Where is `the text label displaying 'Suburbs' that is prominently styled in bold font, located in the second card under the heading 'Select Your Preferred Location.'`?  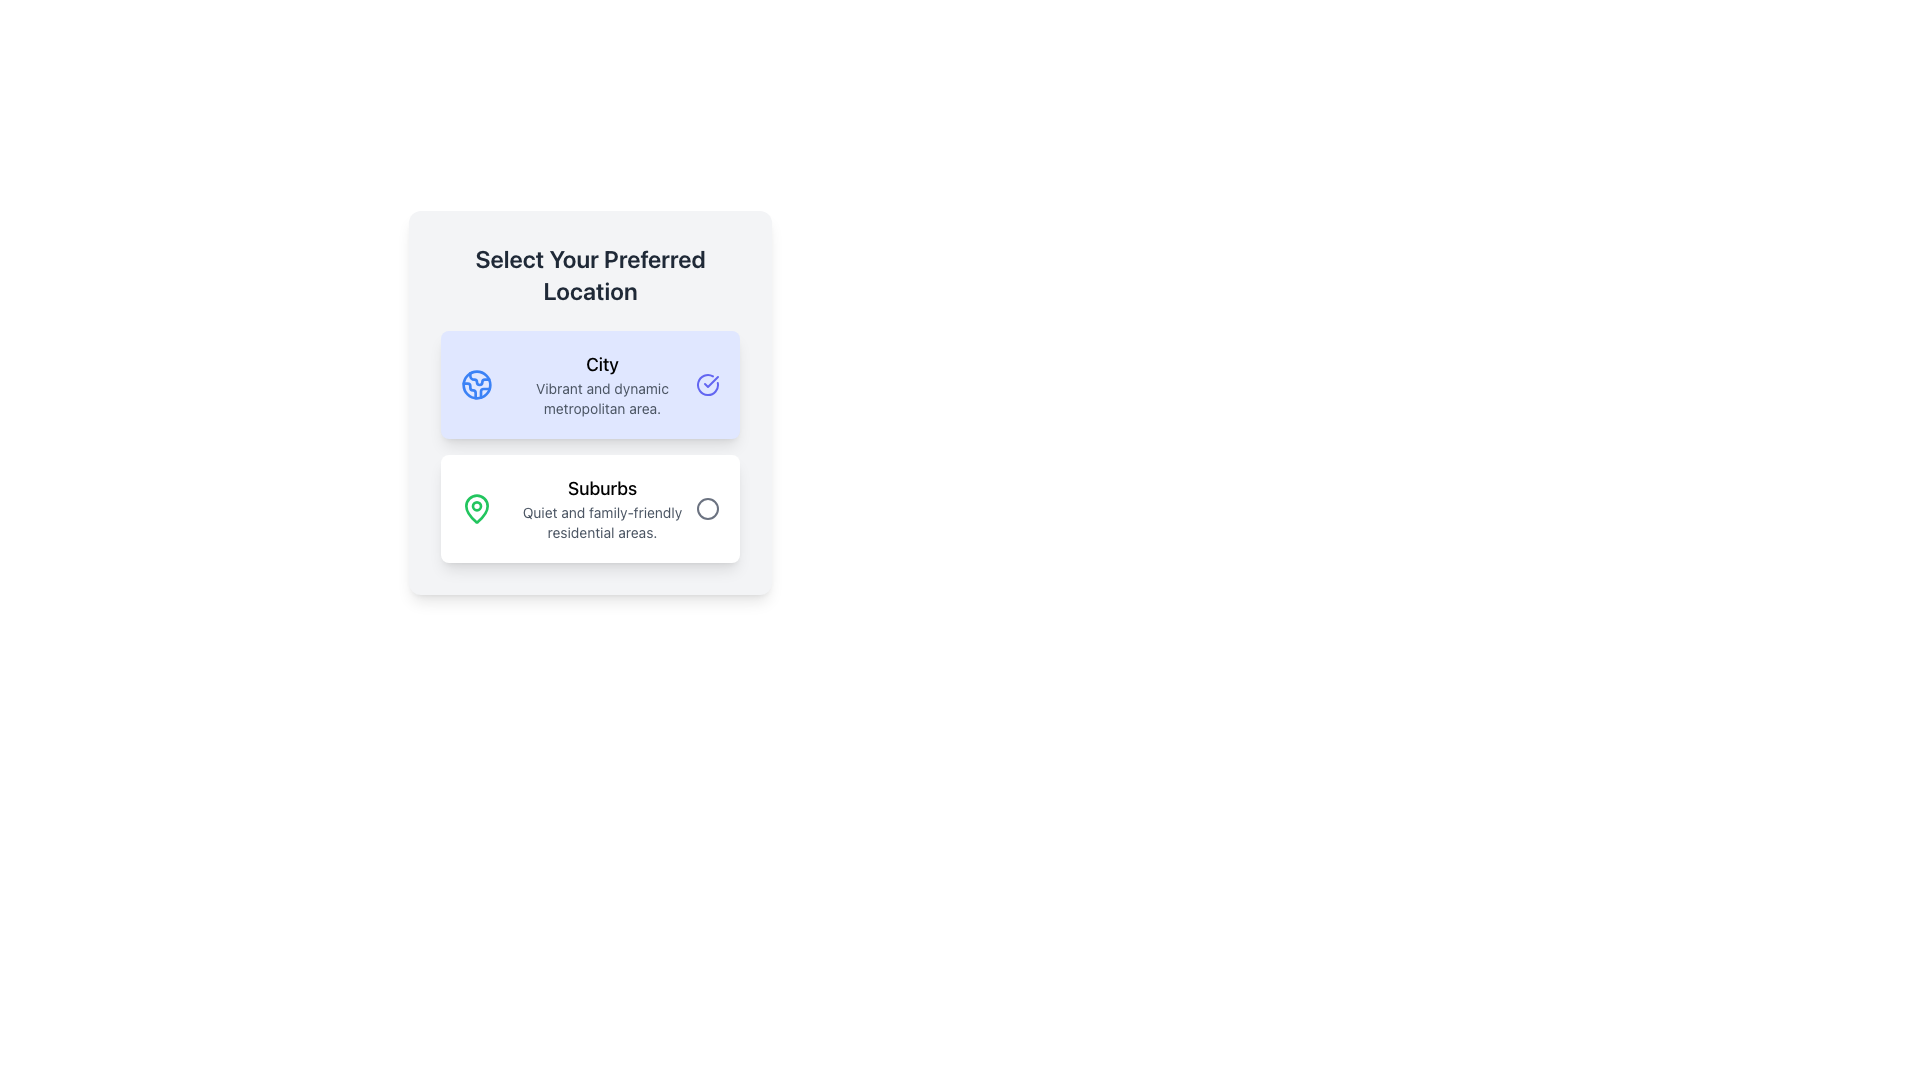
the text label displaying 'Suburbs' that is prominently styled in bold font, located in the second card under the heading 'Select Your Preferred Location.' is located at coordinates (601, 489).